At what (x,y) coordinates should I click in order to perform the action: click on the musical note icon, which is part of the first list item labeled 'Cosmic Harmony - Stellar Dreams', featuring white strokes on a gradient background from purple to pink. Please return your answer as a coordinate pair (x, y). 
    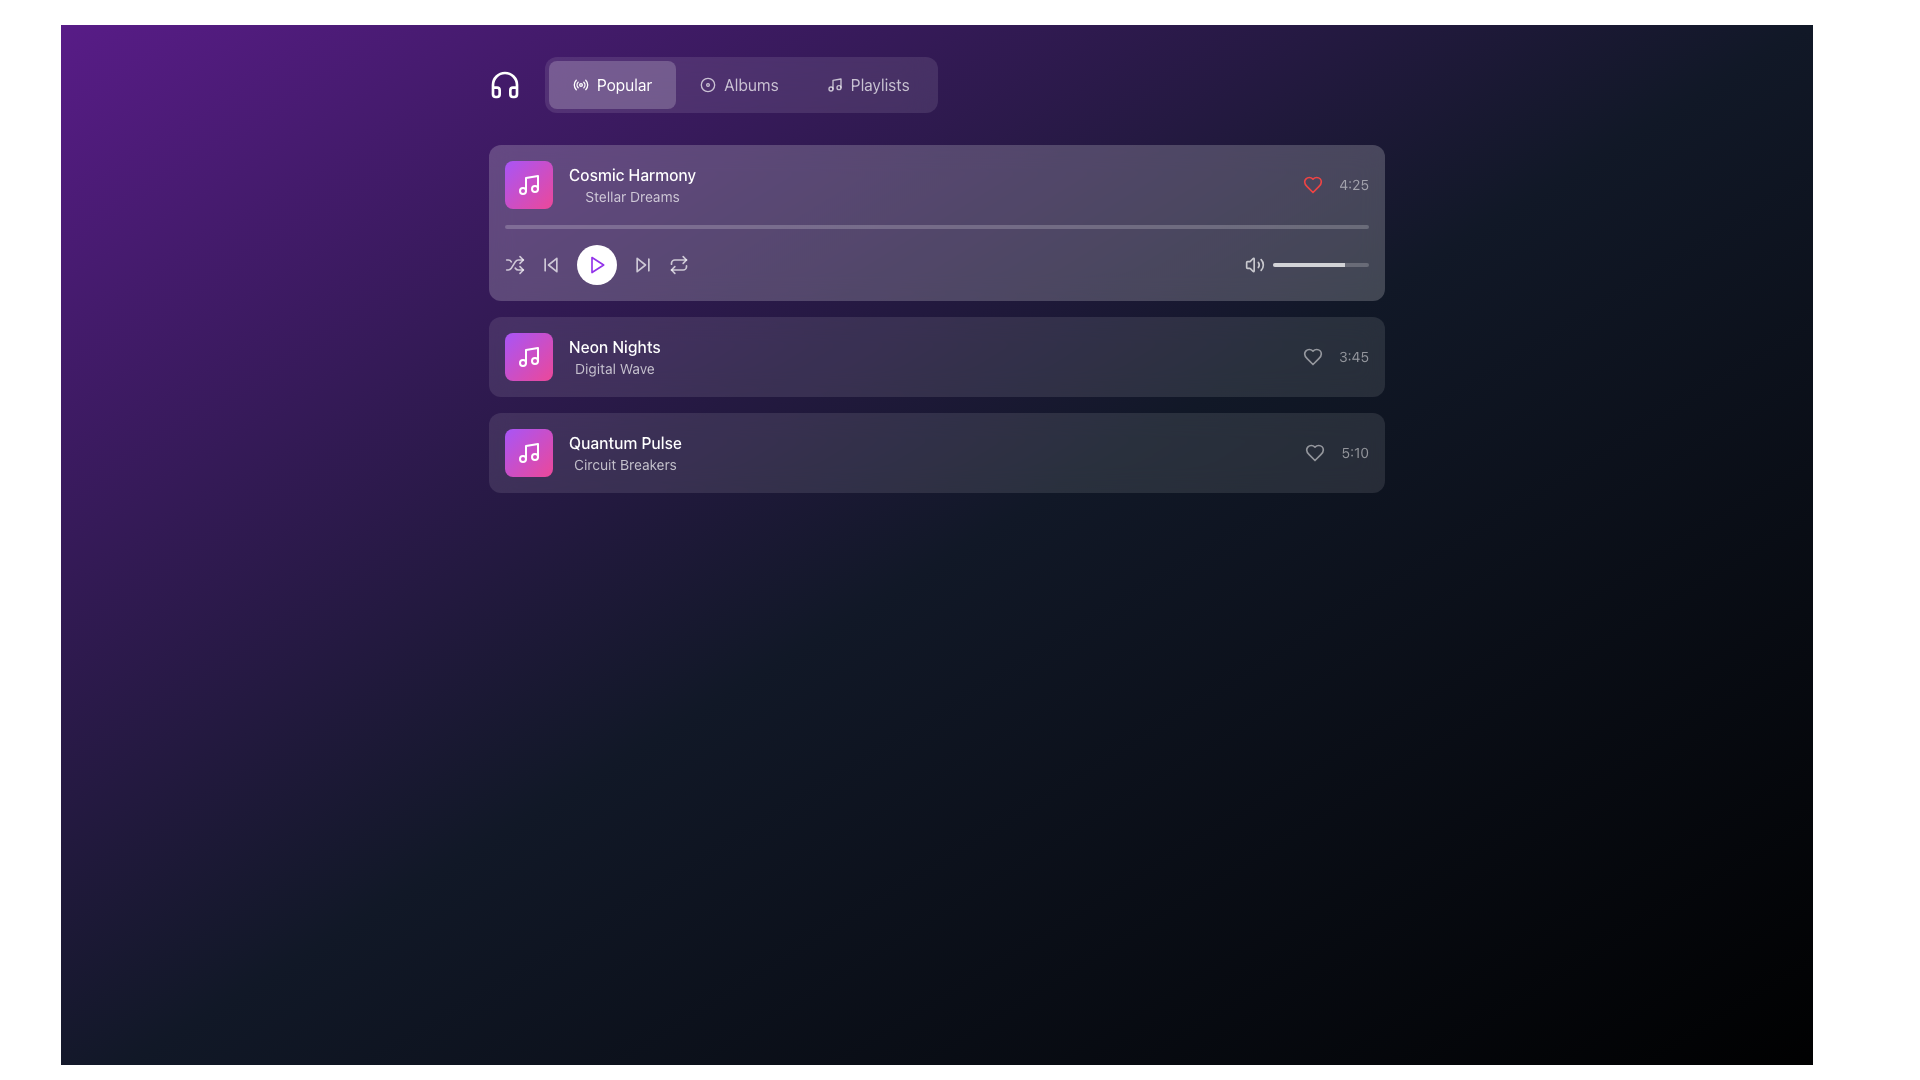
    Looking at the image, I should click on (528, 185).